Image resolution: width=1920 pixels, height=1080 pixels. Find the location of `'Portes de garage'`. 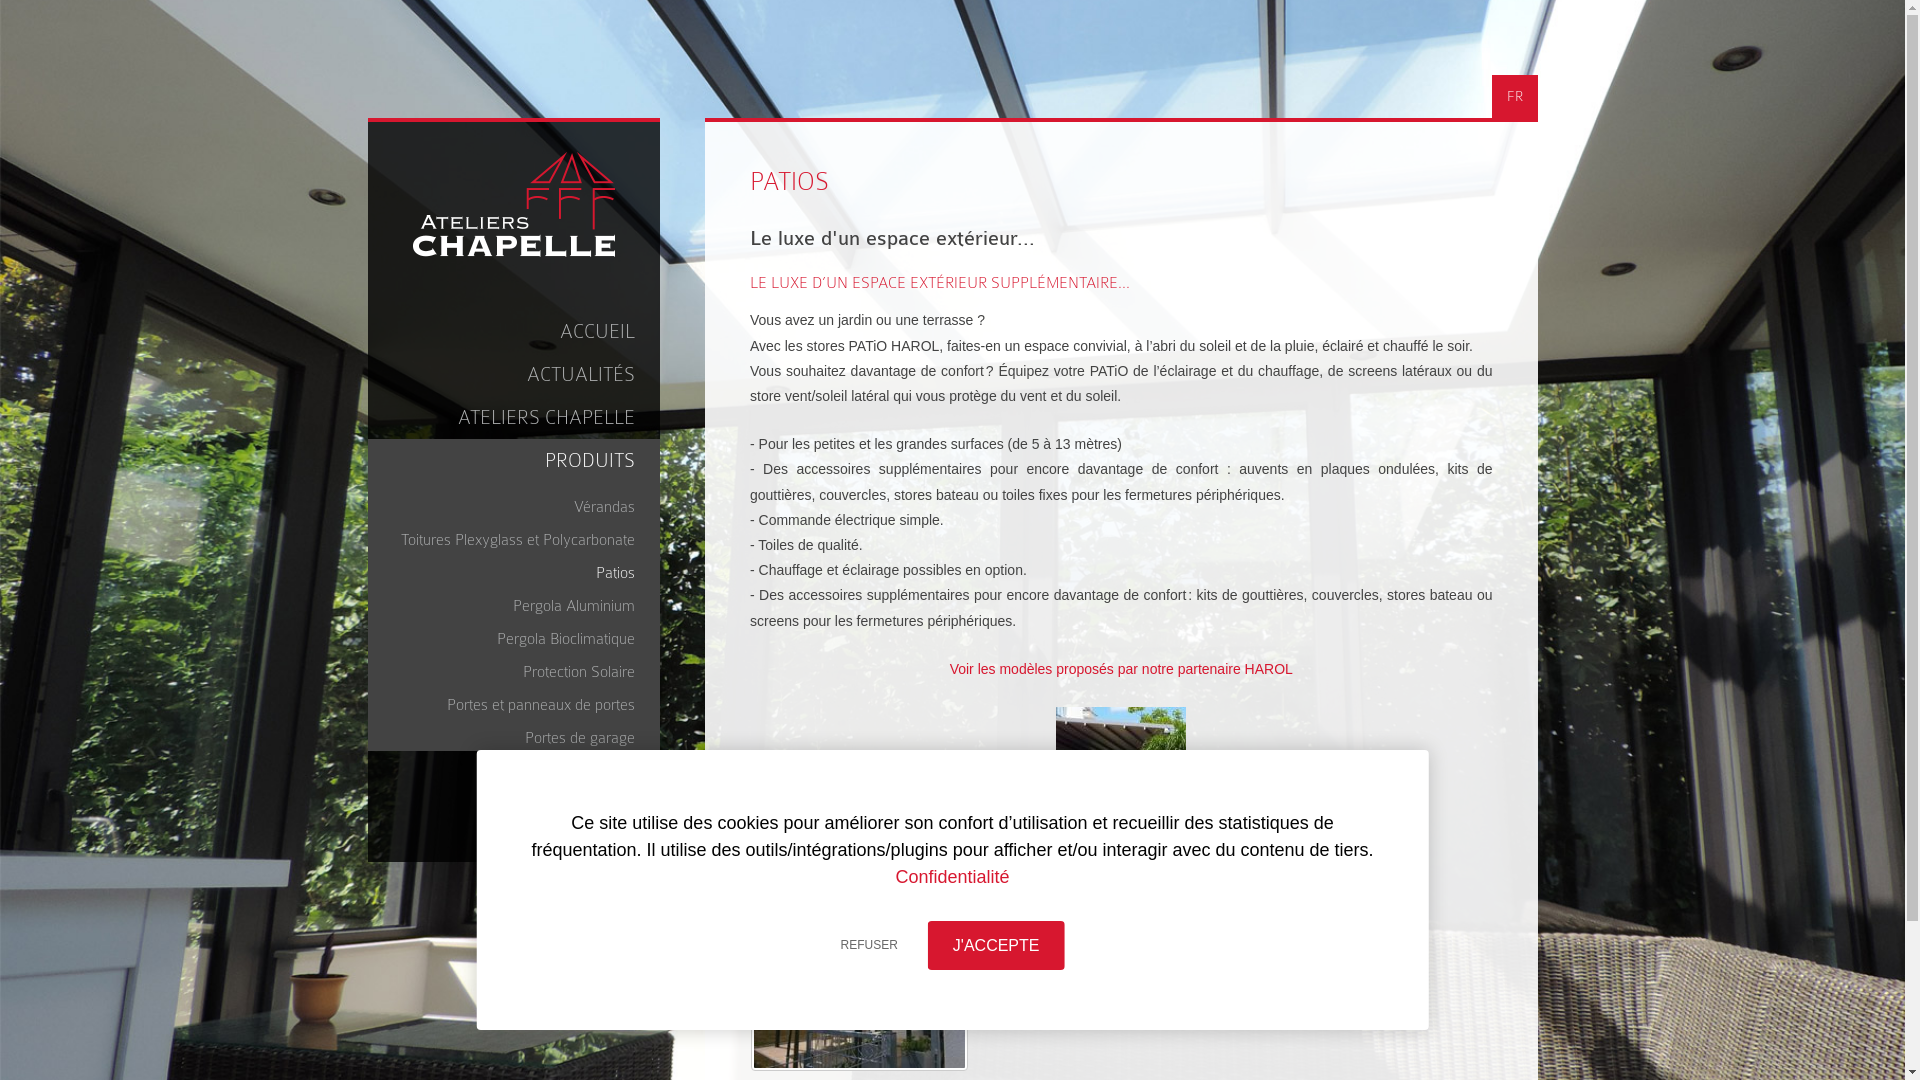

'Portes de garage' is located at coordinates (519, 734).